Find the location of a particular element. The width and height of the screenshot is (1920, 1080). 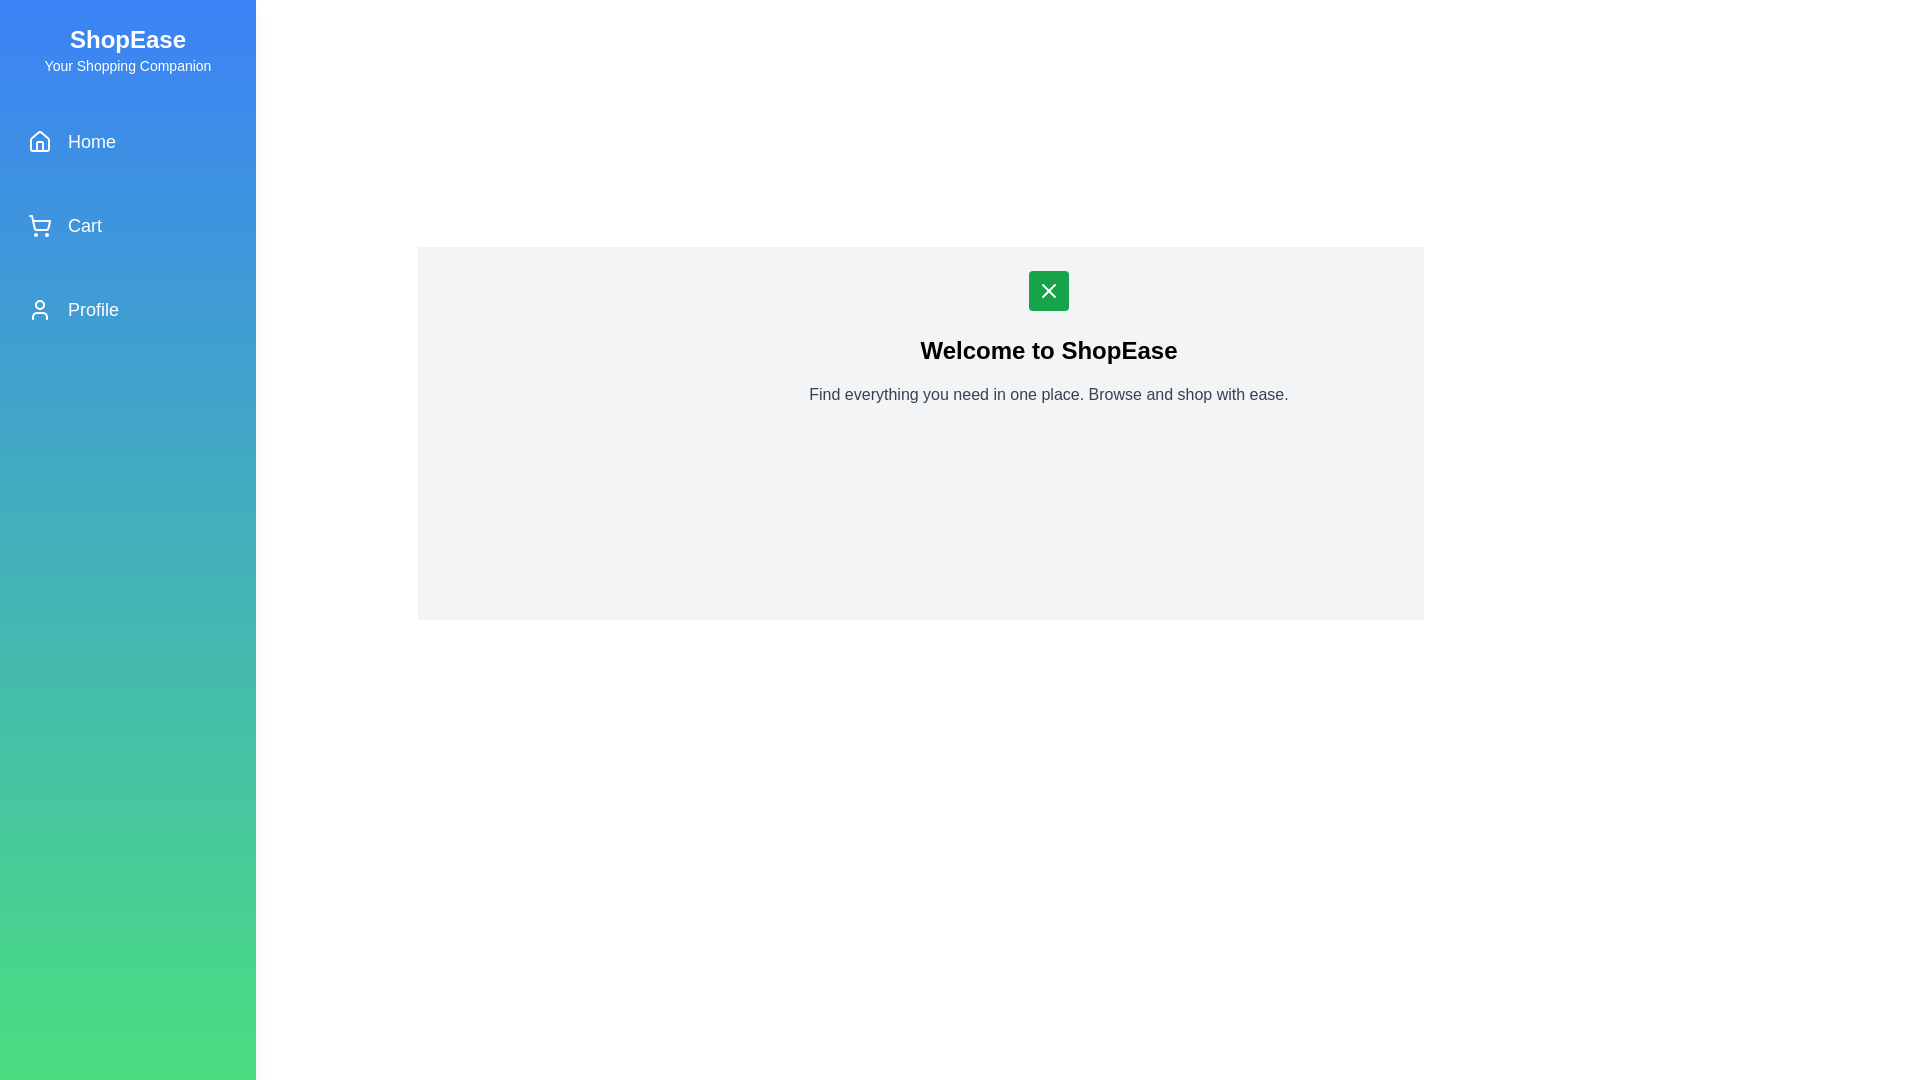

the shopping cart icon located in the left vertical navigation menu, adjacent to the 'Cart' label is located at coordinates (39, 225).